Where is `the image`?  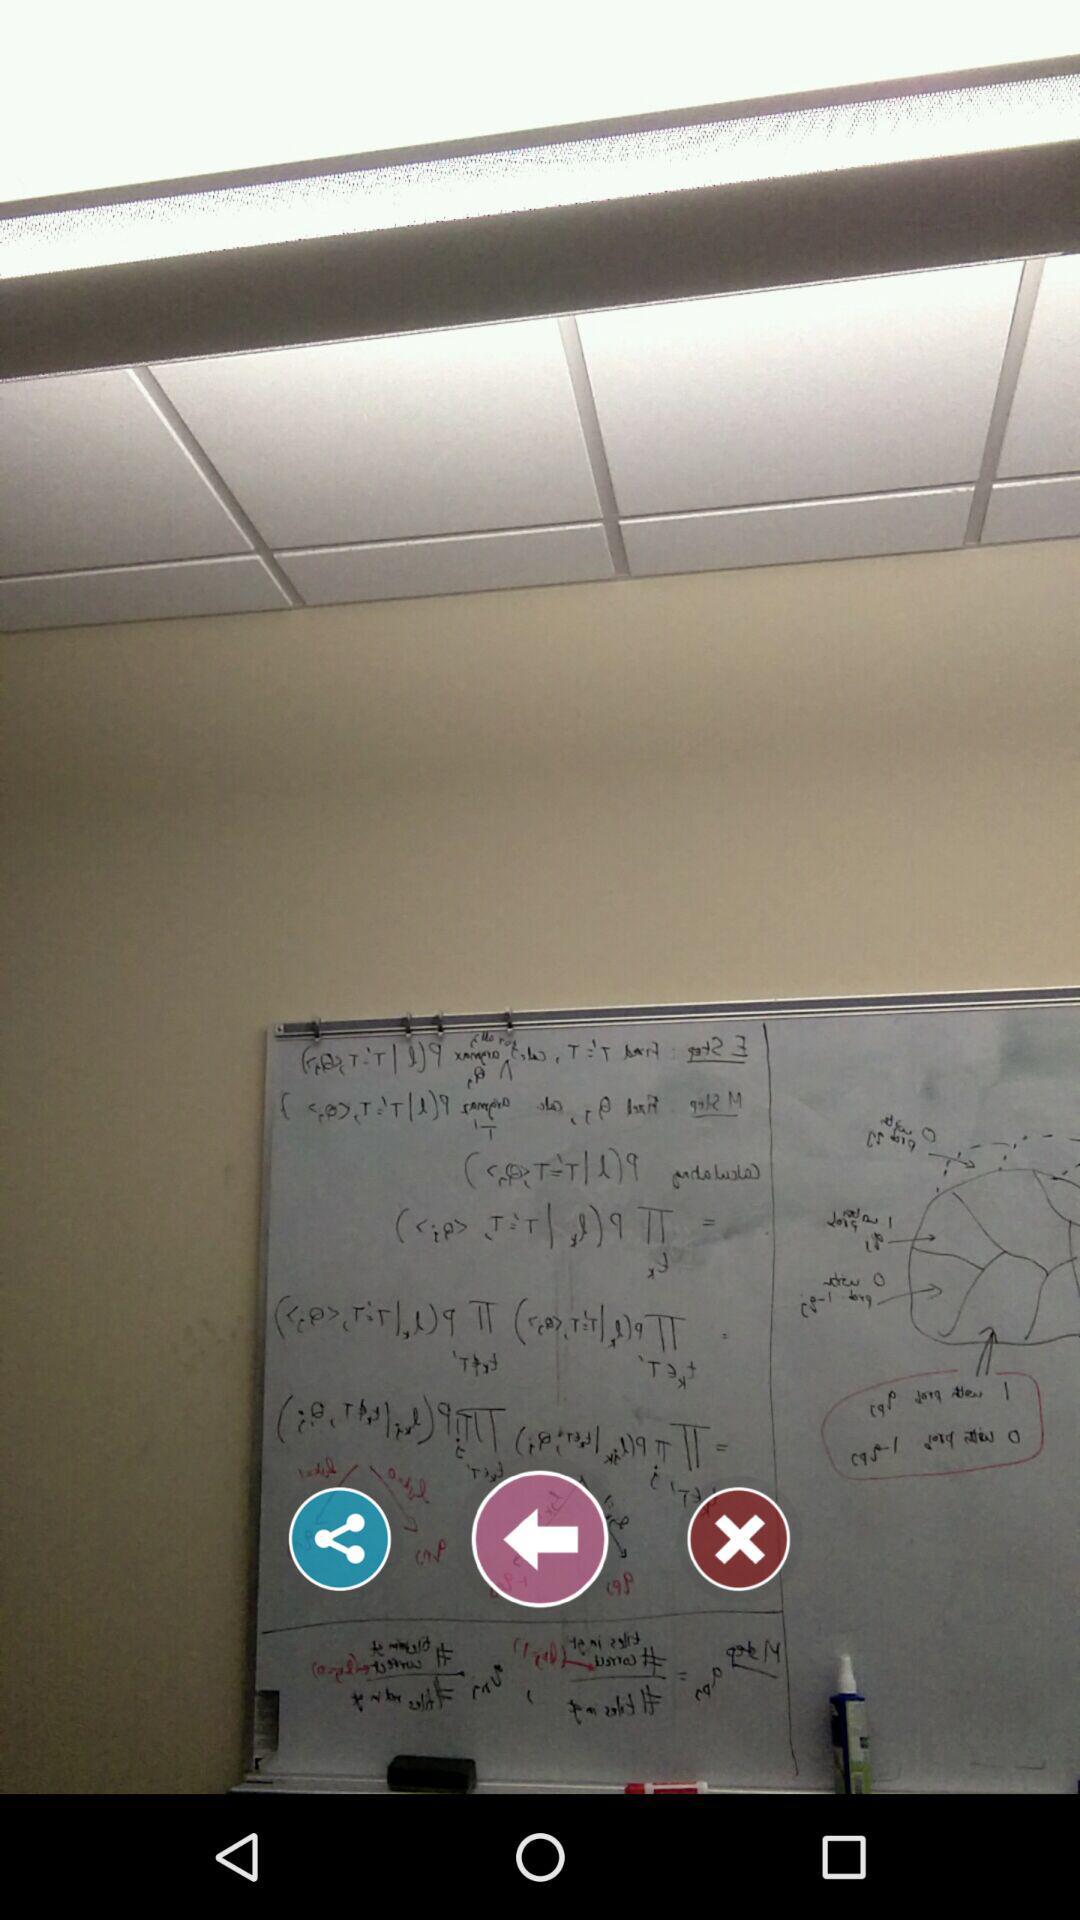 the image is located at coordinates (739, 1538).